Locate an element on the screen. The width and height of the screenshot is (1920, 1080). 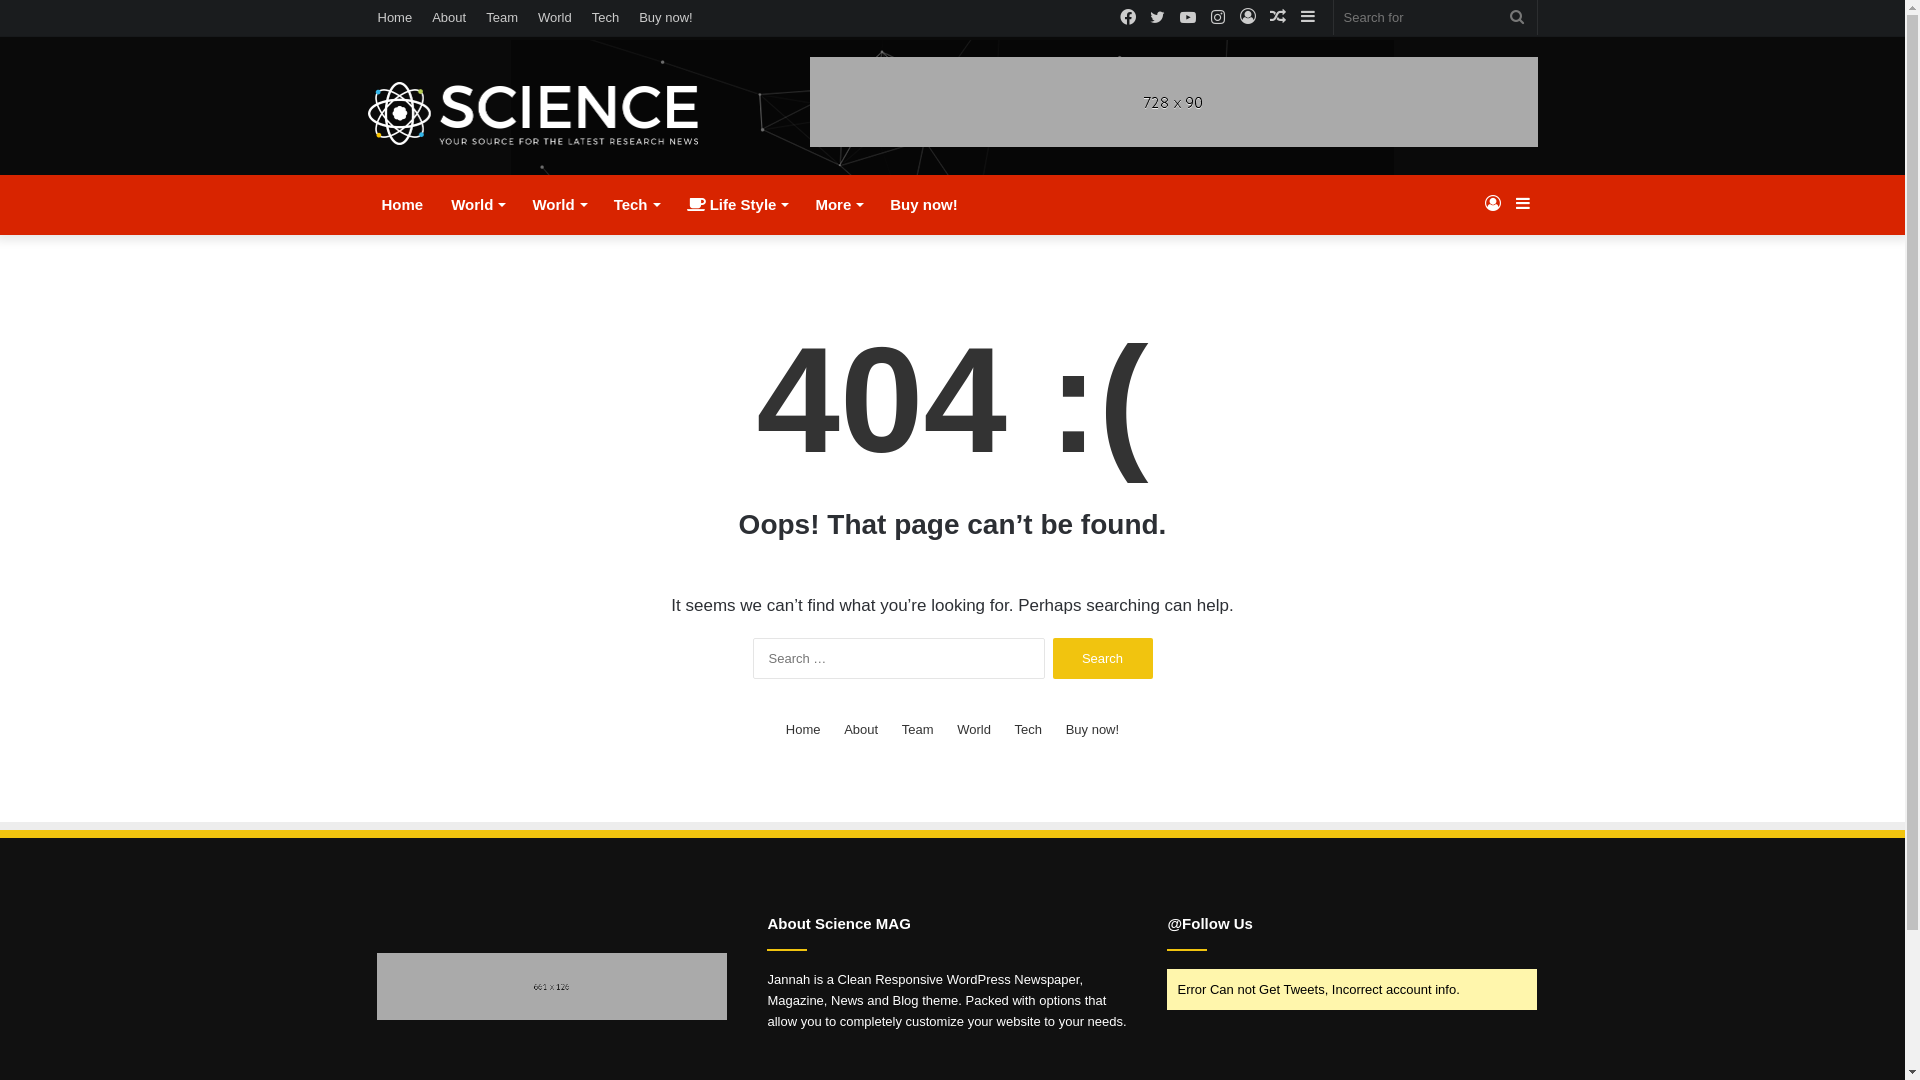
'Team' is located at coordinates (502, 17).